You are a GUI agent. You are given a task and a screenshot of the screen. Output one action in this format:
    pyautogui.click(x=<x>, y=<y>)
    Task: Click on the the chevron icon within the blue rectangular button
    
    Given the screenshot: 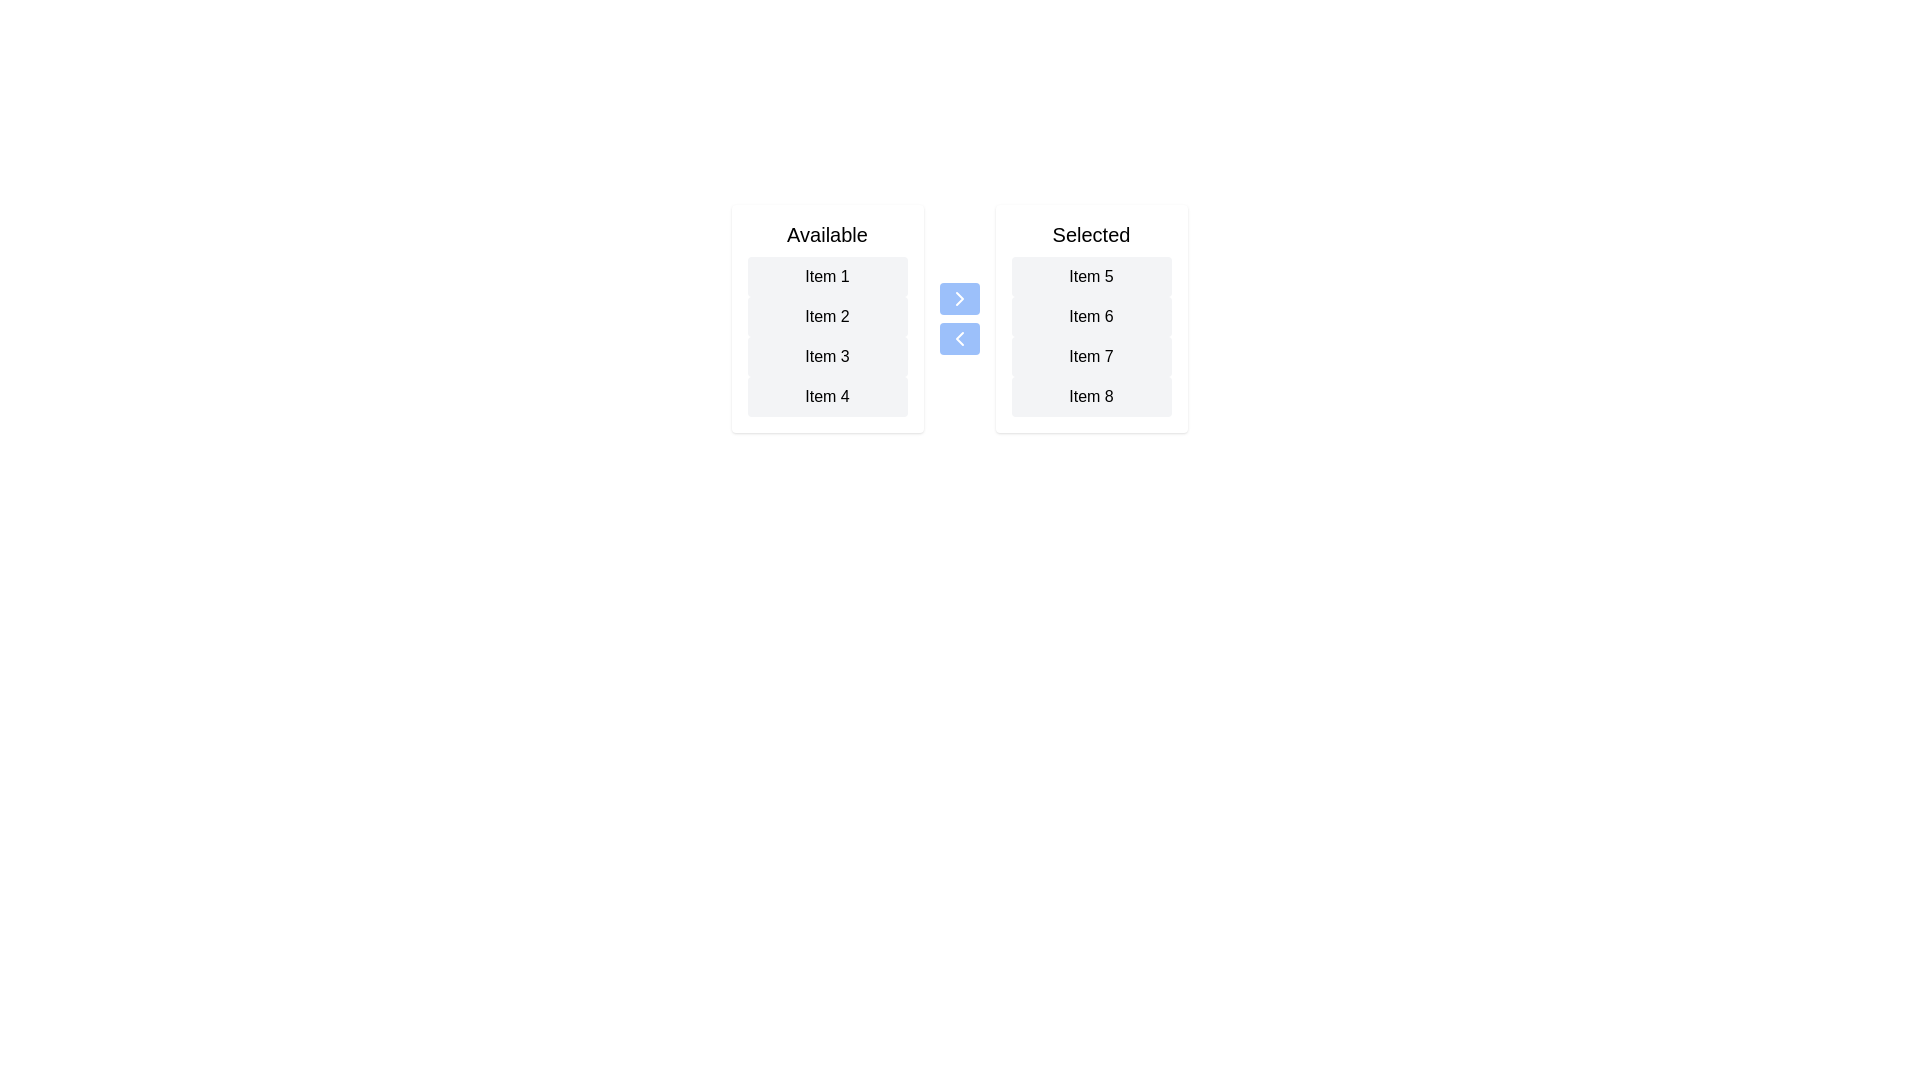 What is the action you would take?
    pyautogui.click(x=958, y=299)
    